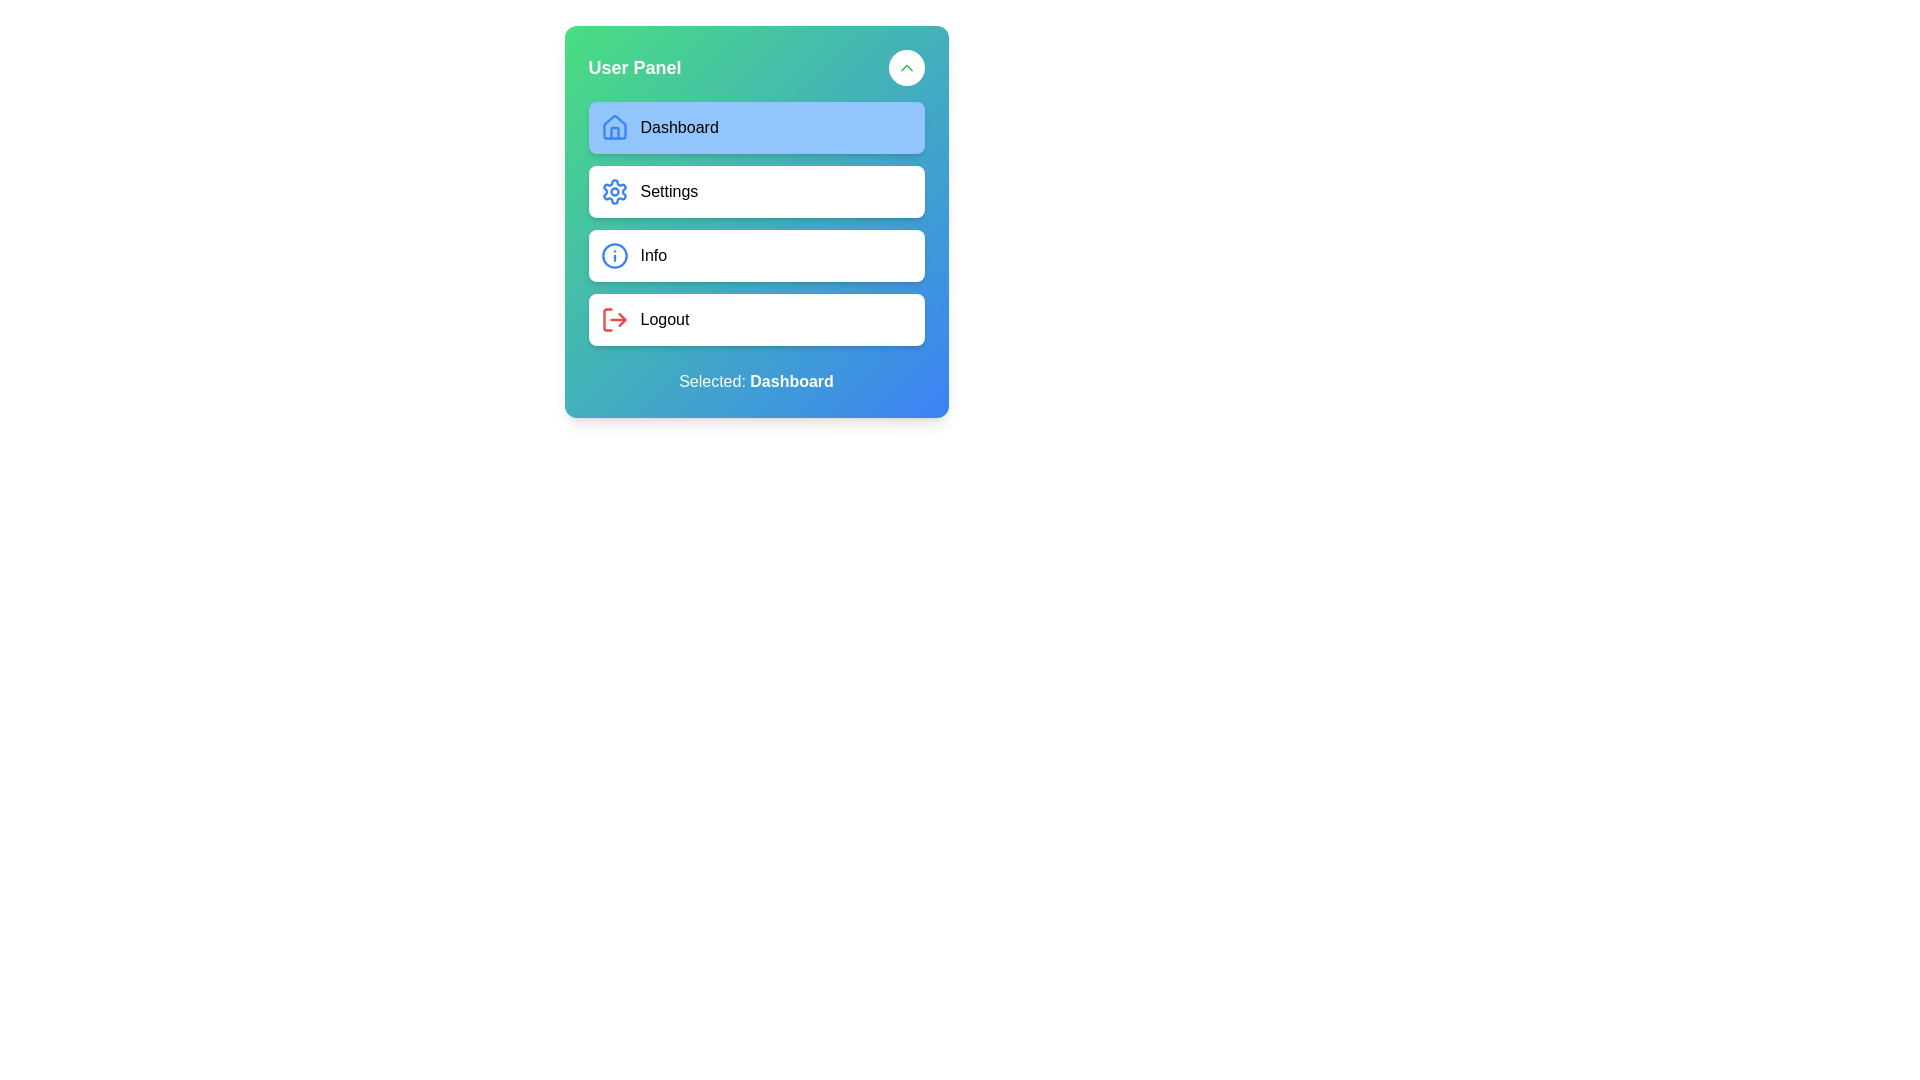  I want to click on the 'User Panel' header for accessibility navigation by moving the cursor to the center of the header, so click(755, 67).